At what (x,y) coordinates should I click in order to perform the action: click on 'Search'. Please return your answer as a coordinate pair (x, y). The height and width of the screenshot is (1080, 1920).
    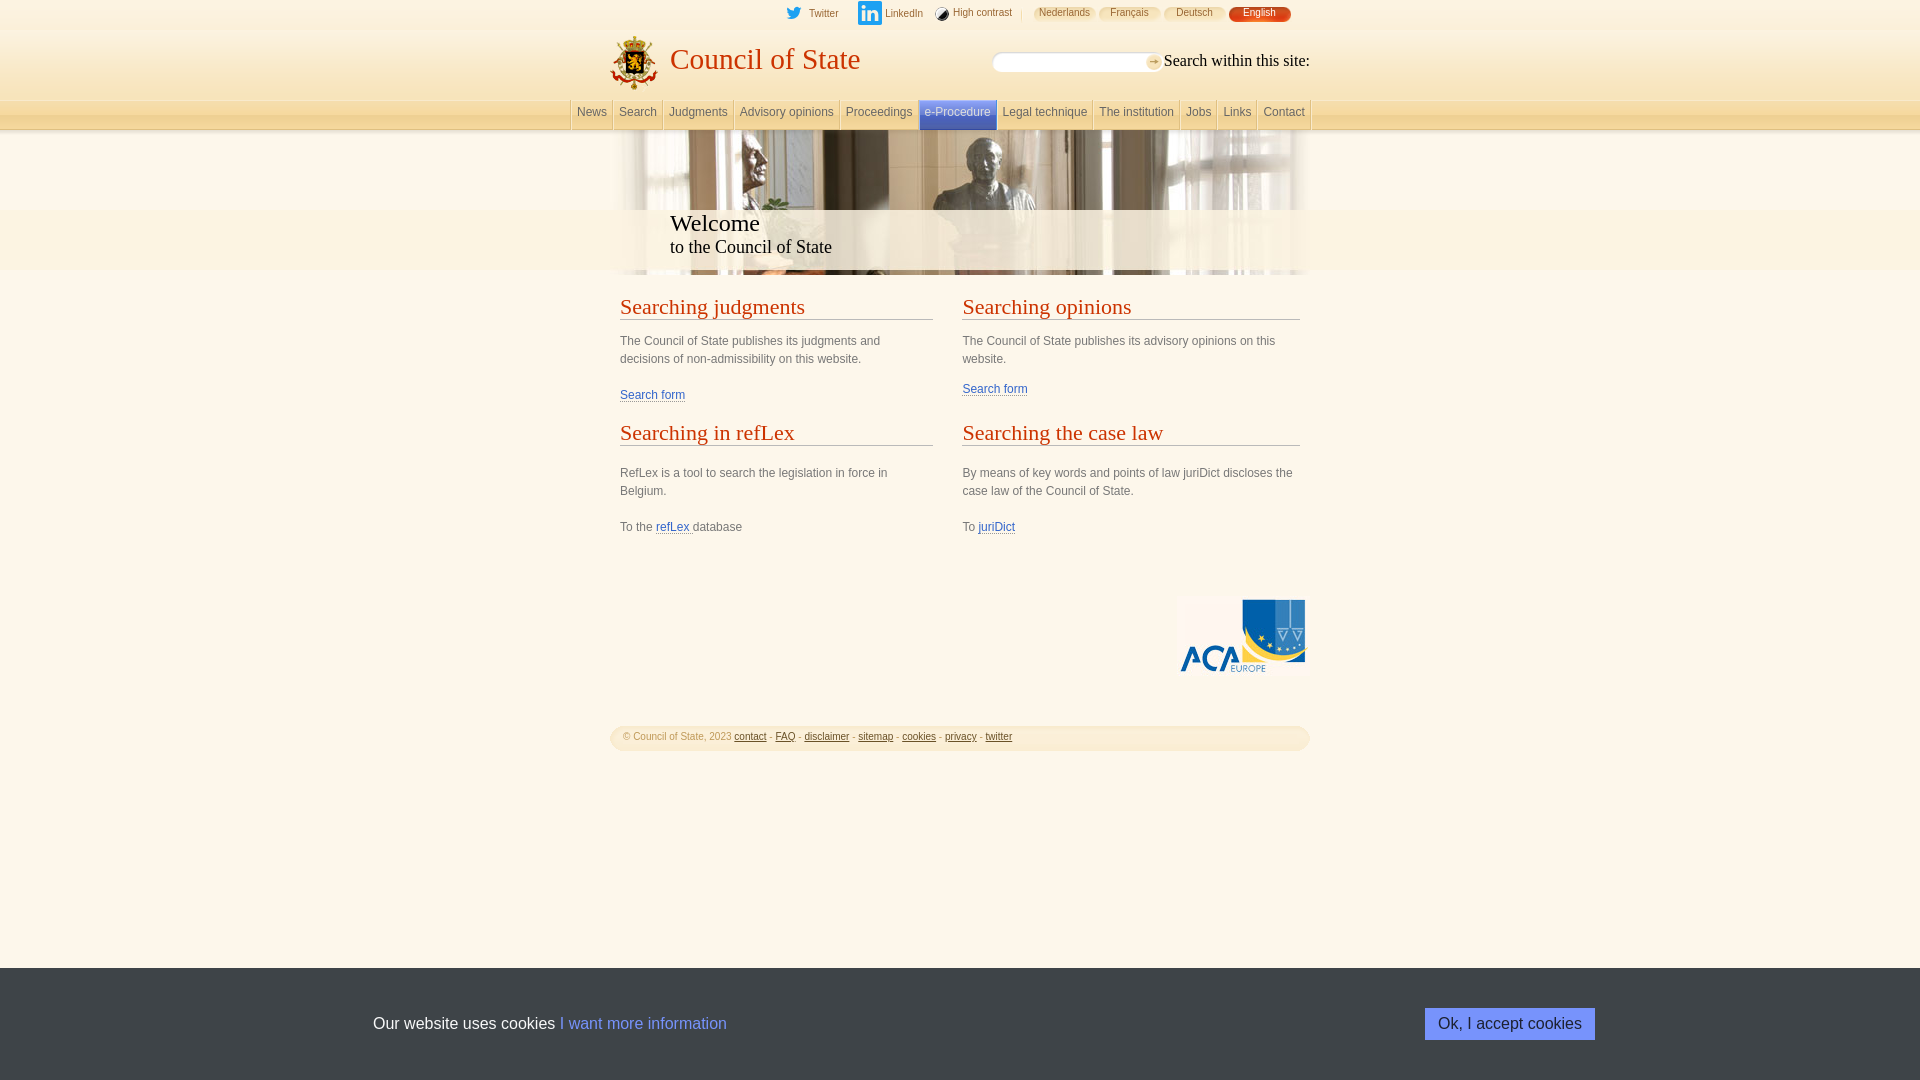
    Looking at the image, I should click on (637, 117).